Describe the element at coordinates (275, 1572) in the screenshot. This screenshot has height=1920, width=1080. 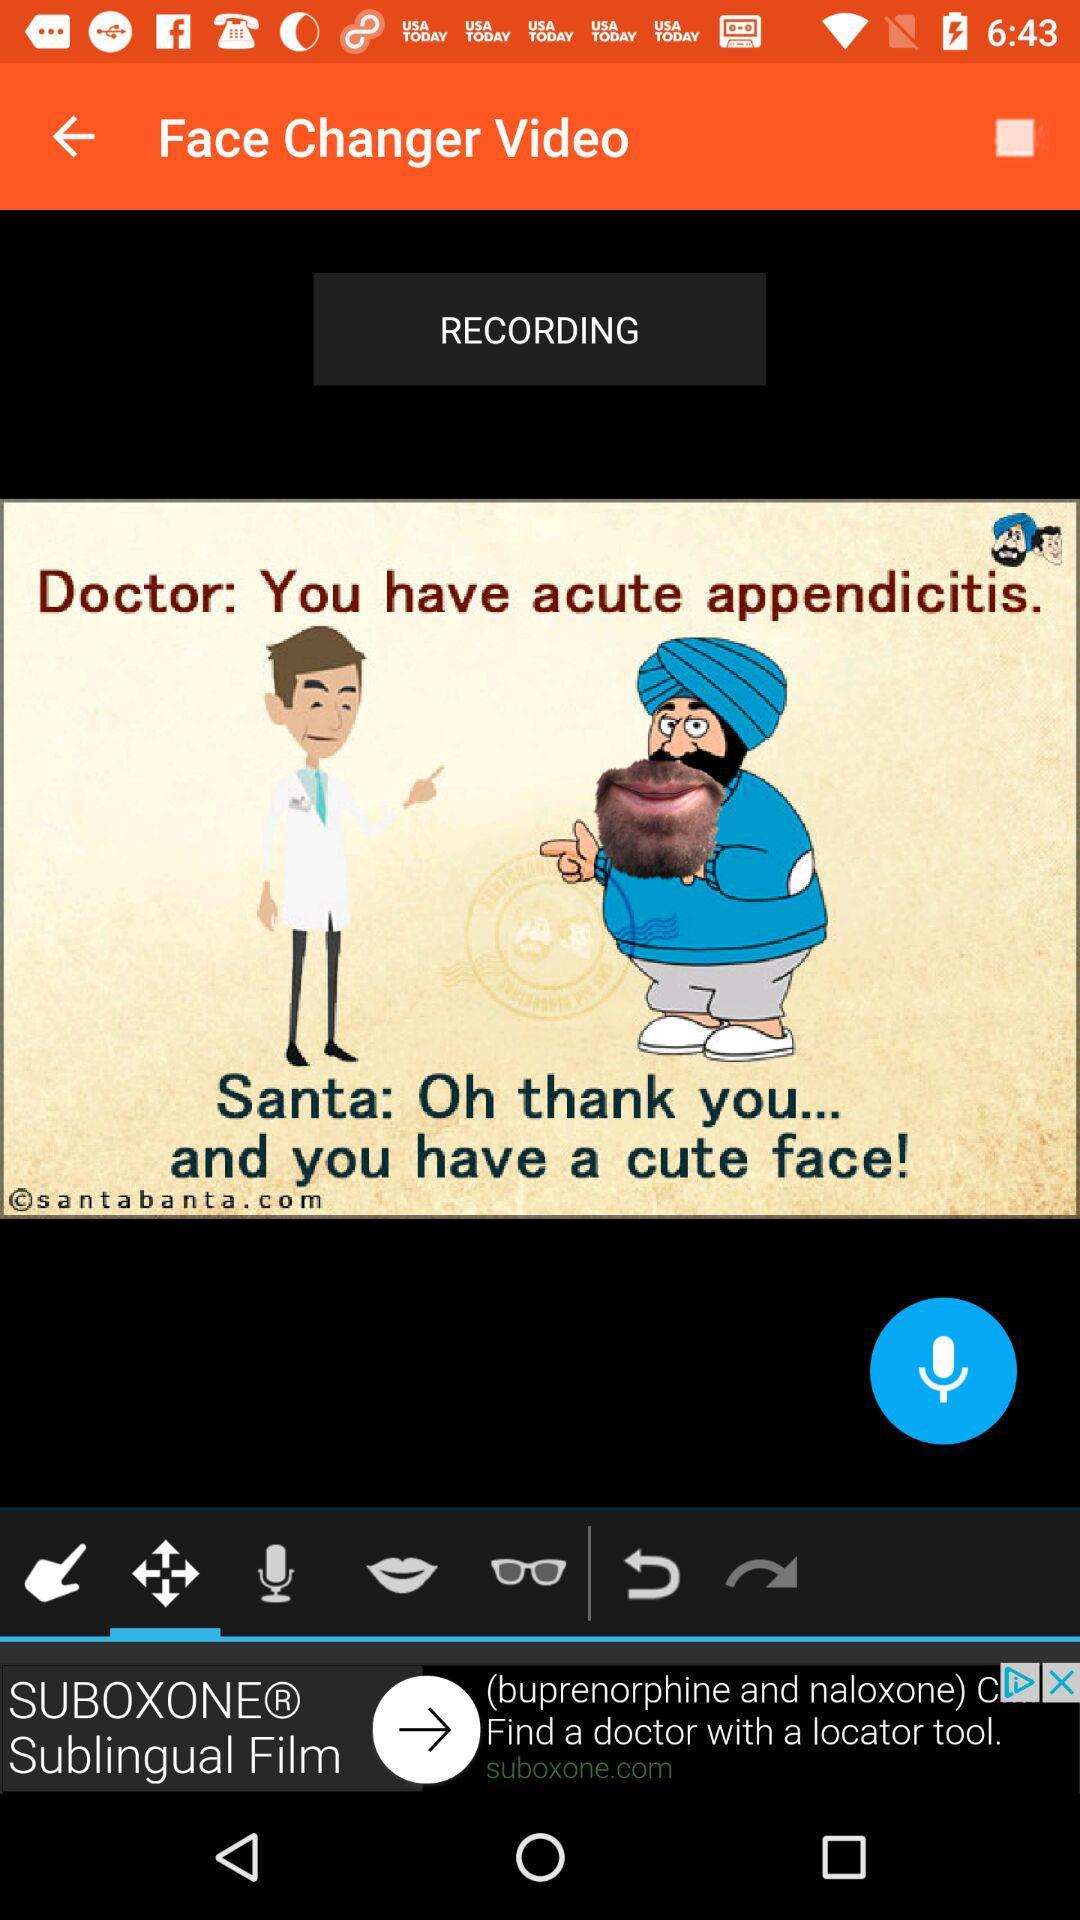
I see `the microphone icon` at that location.